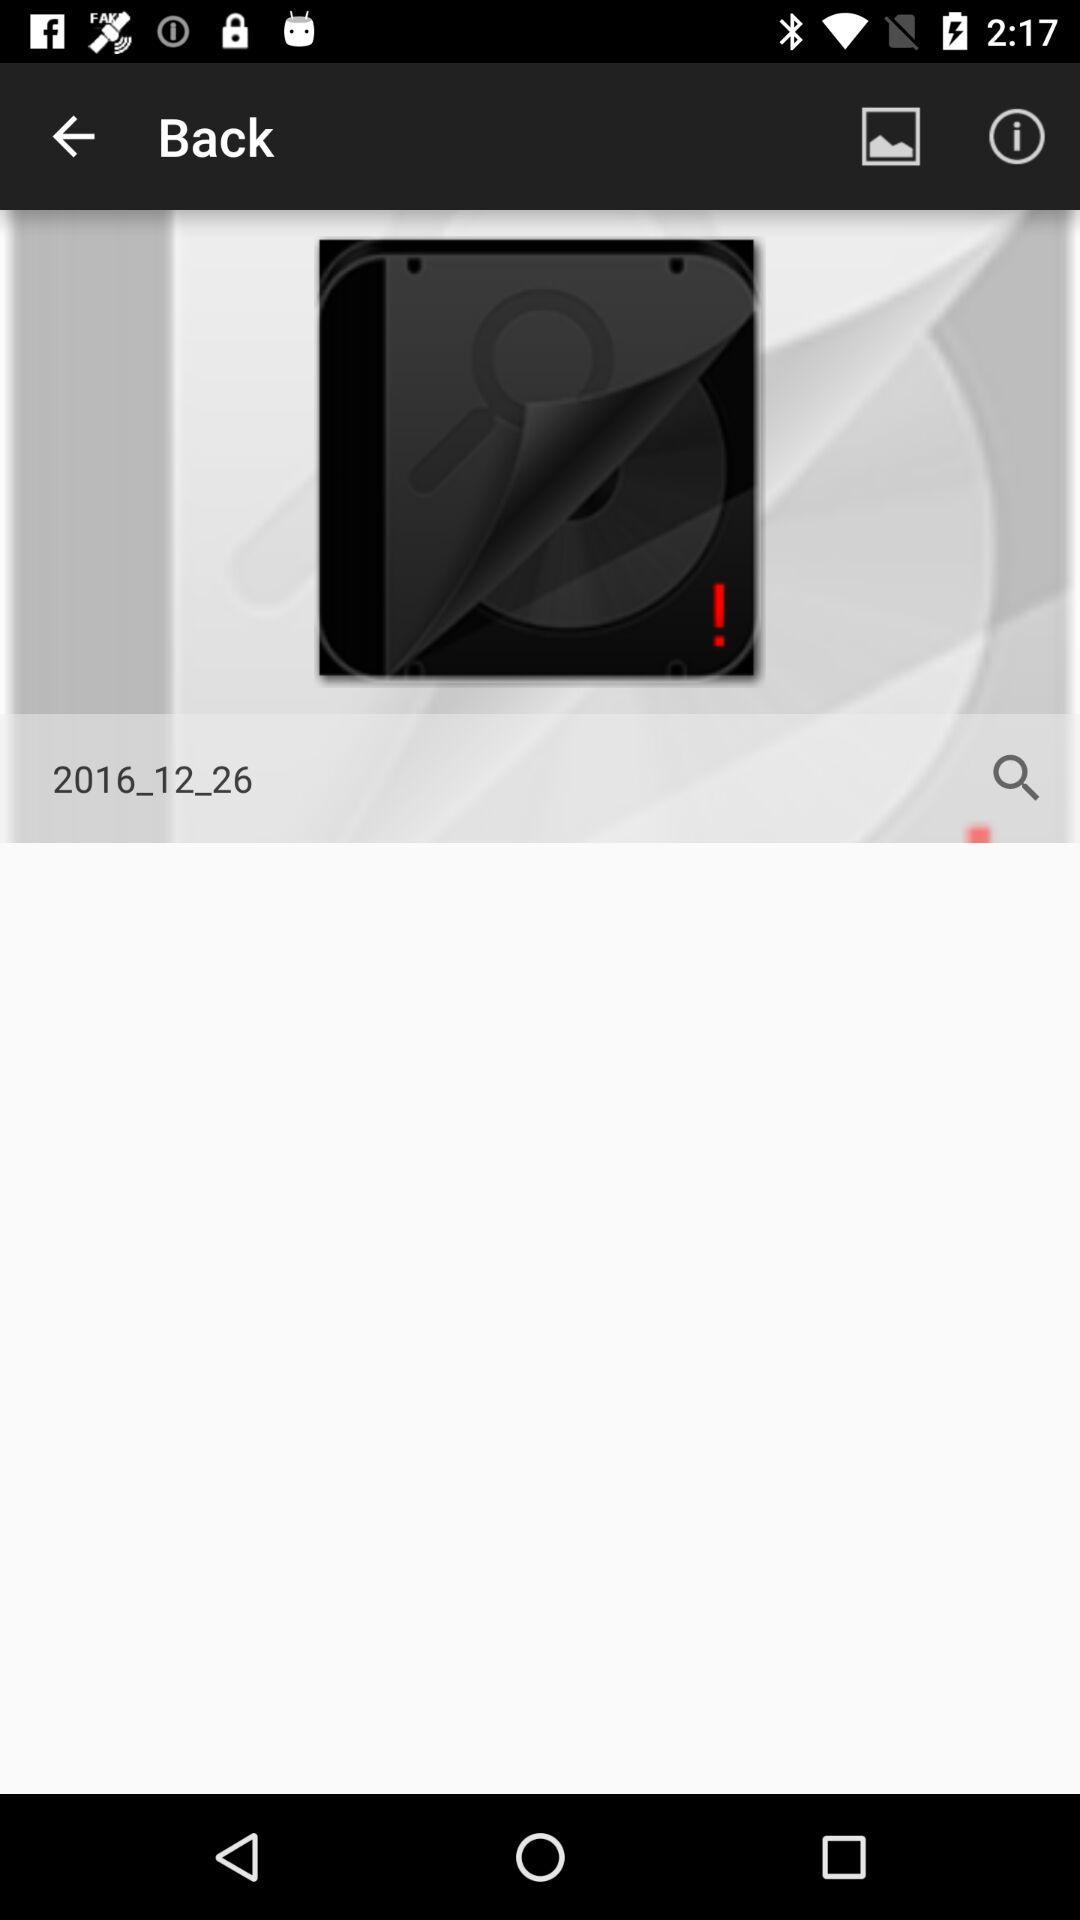  Describe the element at coordinates (1017, 777) in the screenshot. I see `the search icon` at that location.